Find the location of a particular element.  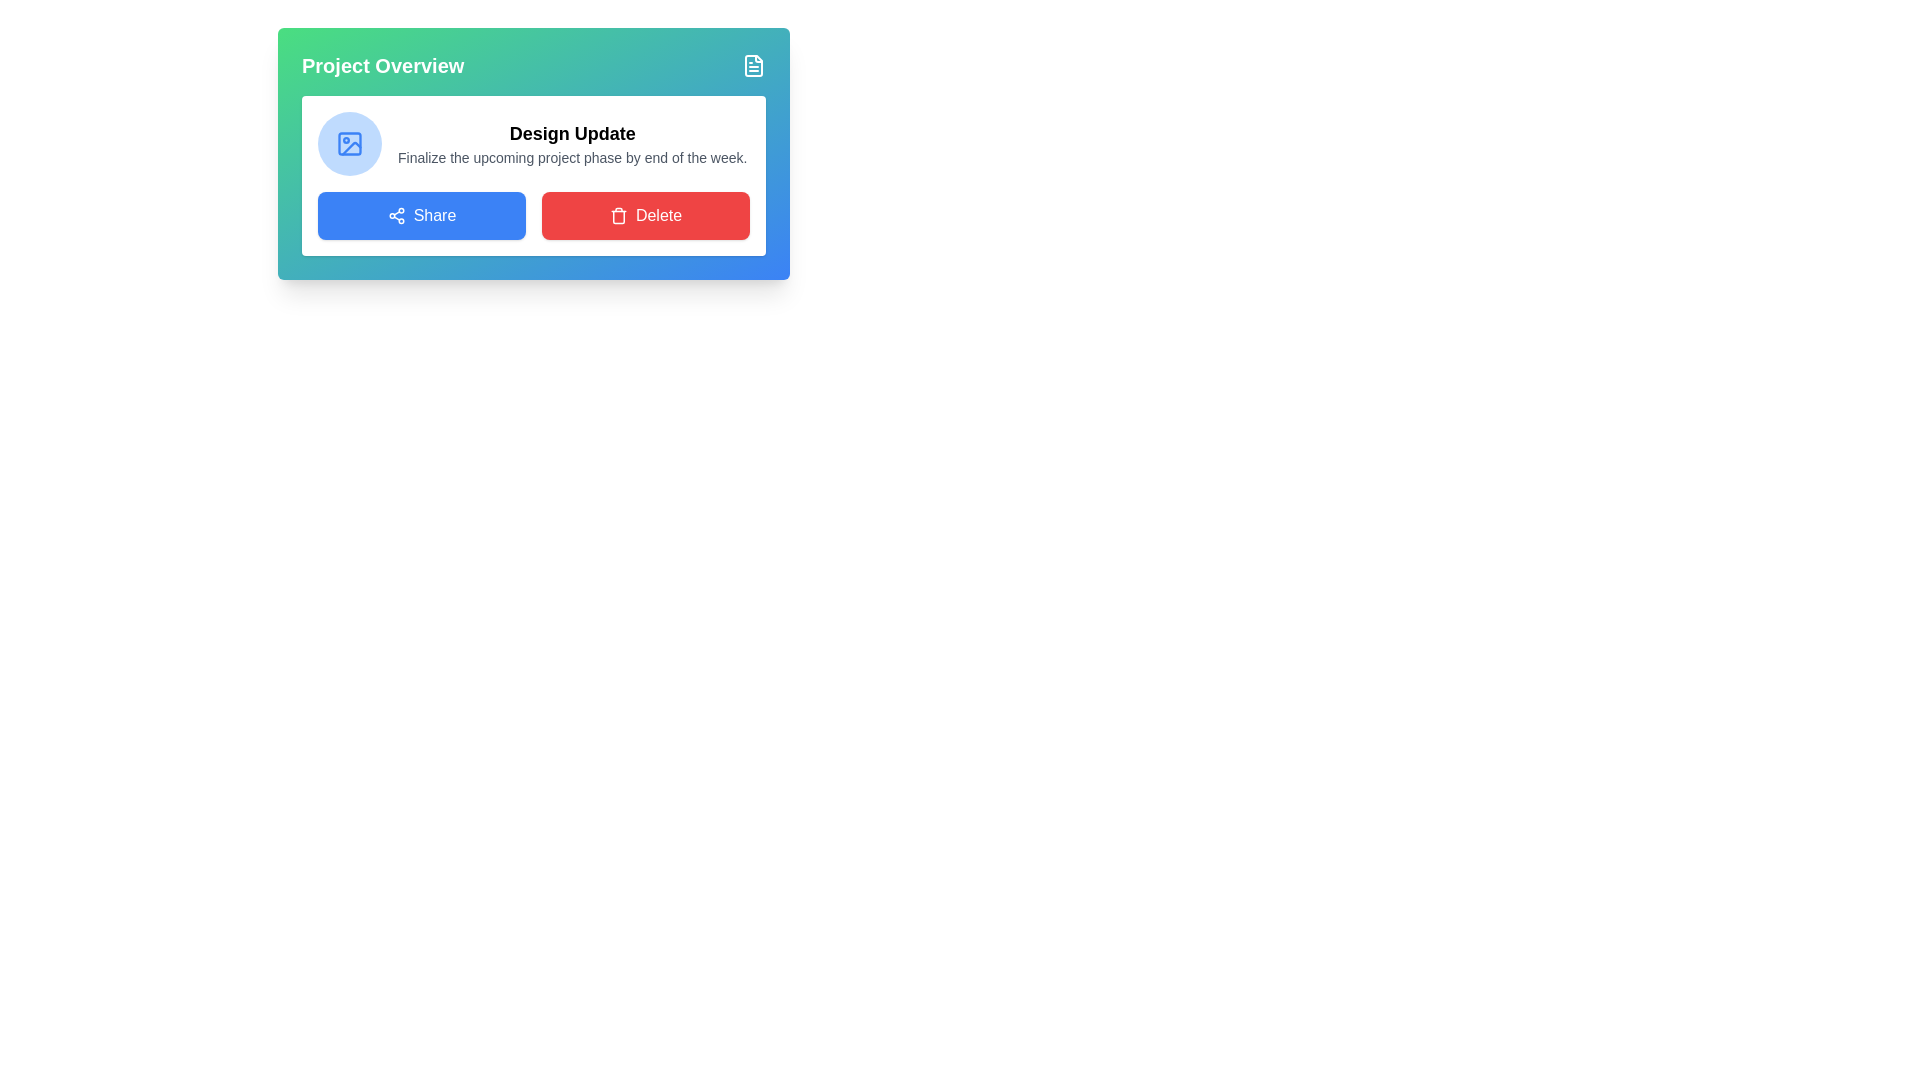

the small red trash bin icon, which is part of the 'Delete' button located at the bottom of the 'Design Update' card is located at coordinates (617, 216).